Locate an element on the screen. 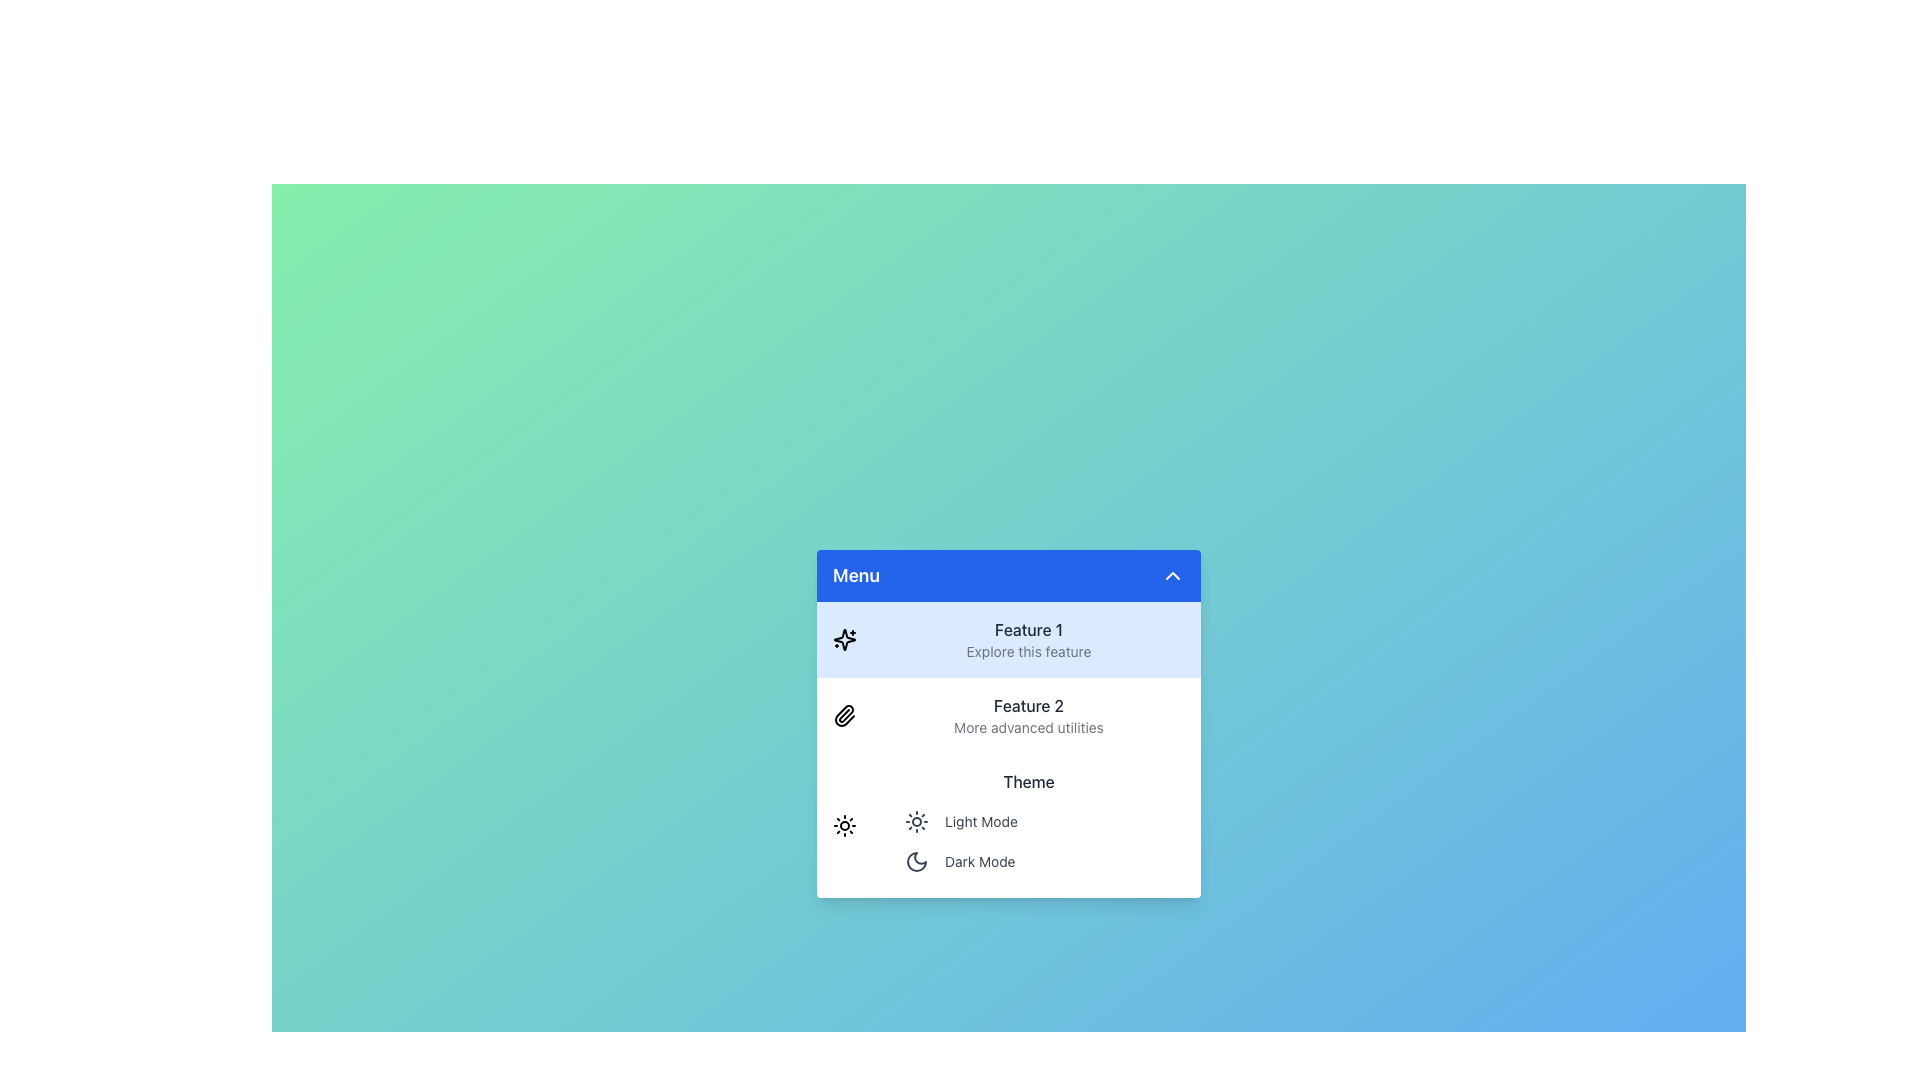 The width and height of the screenshot is (1920, 1080). the selectable option to enable light mode within the 'Theme' section of the menu box, located above the 'Dark Mode' option is located at coordinates (1040, 821).